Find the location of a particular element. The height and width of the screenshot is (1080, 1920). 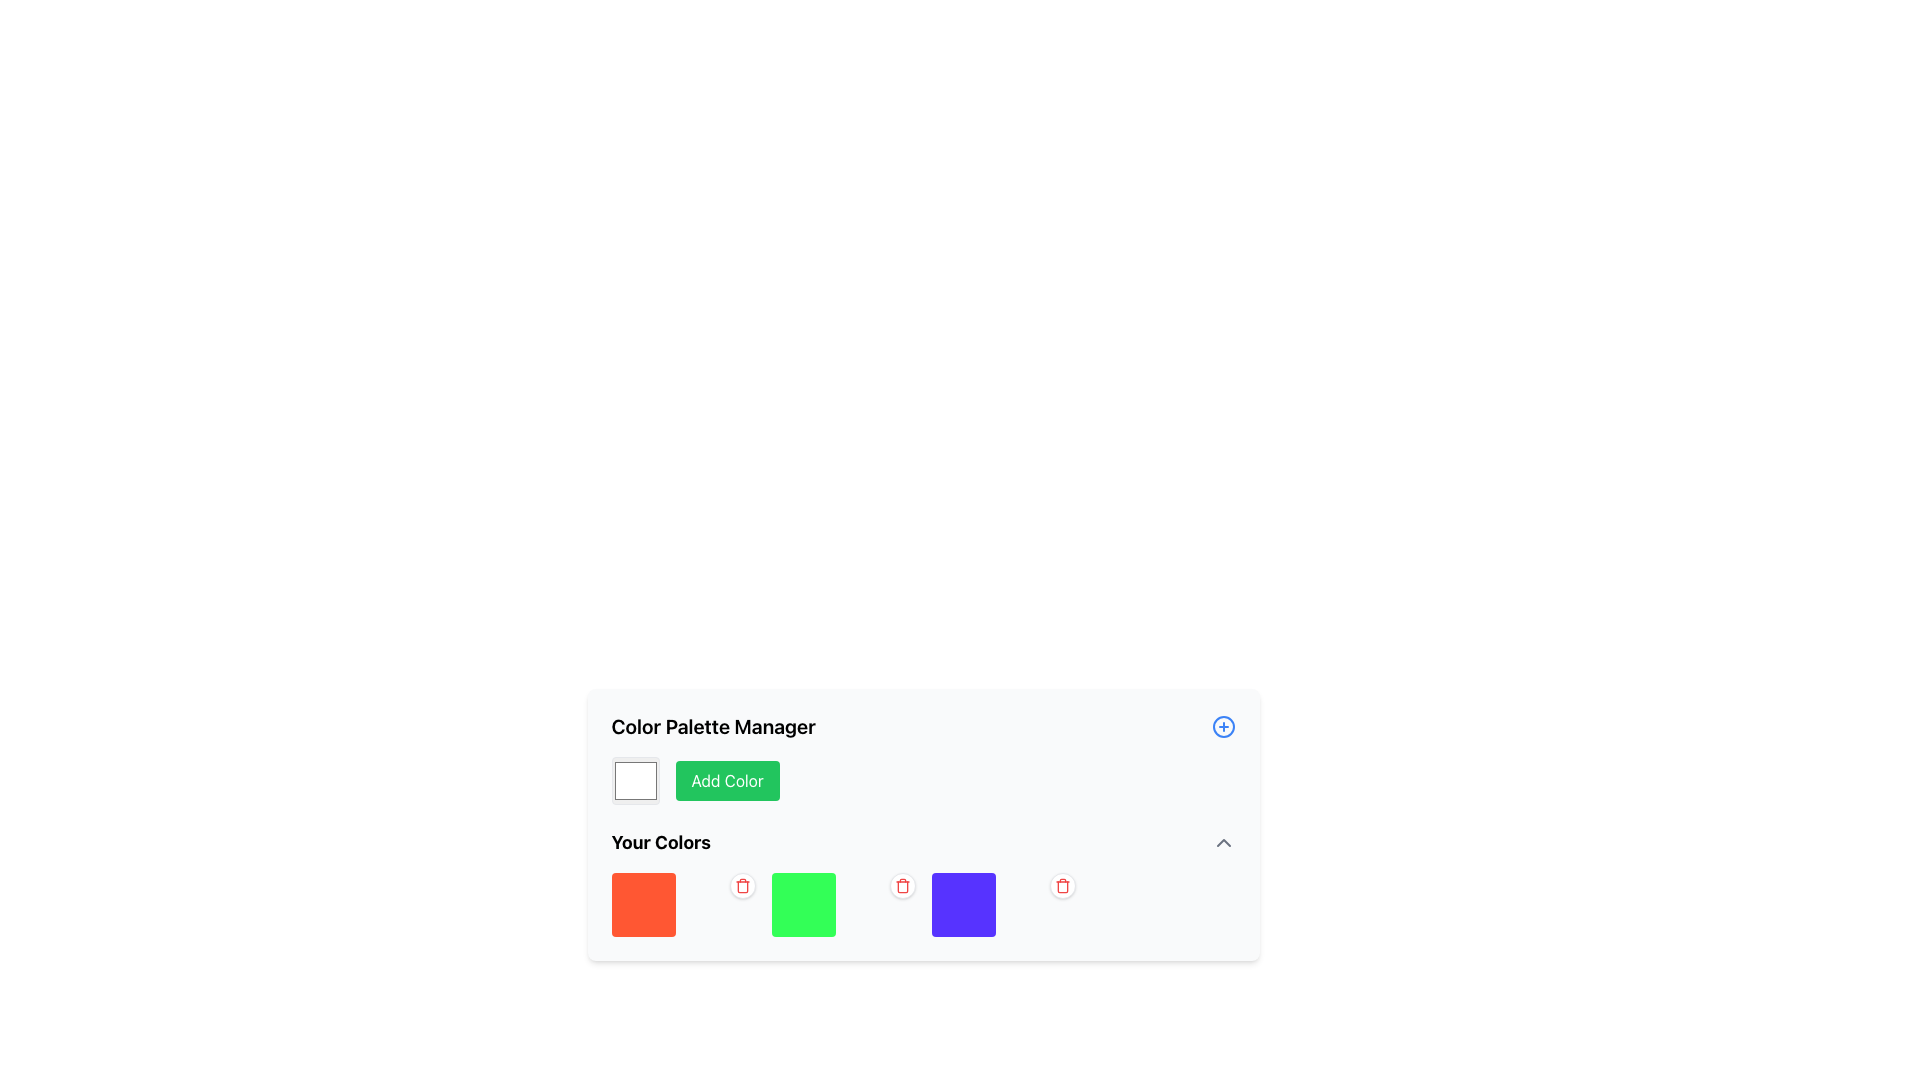

the 'Add Color' button with a green background located in the 'Color Palette Manager' section to observe the hover effect is located at coordinates (726, 779).